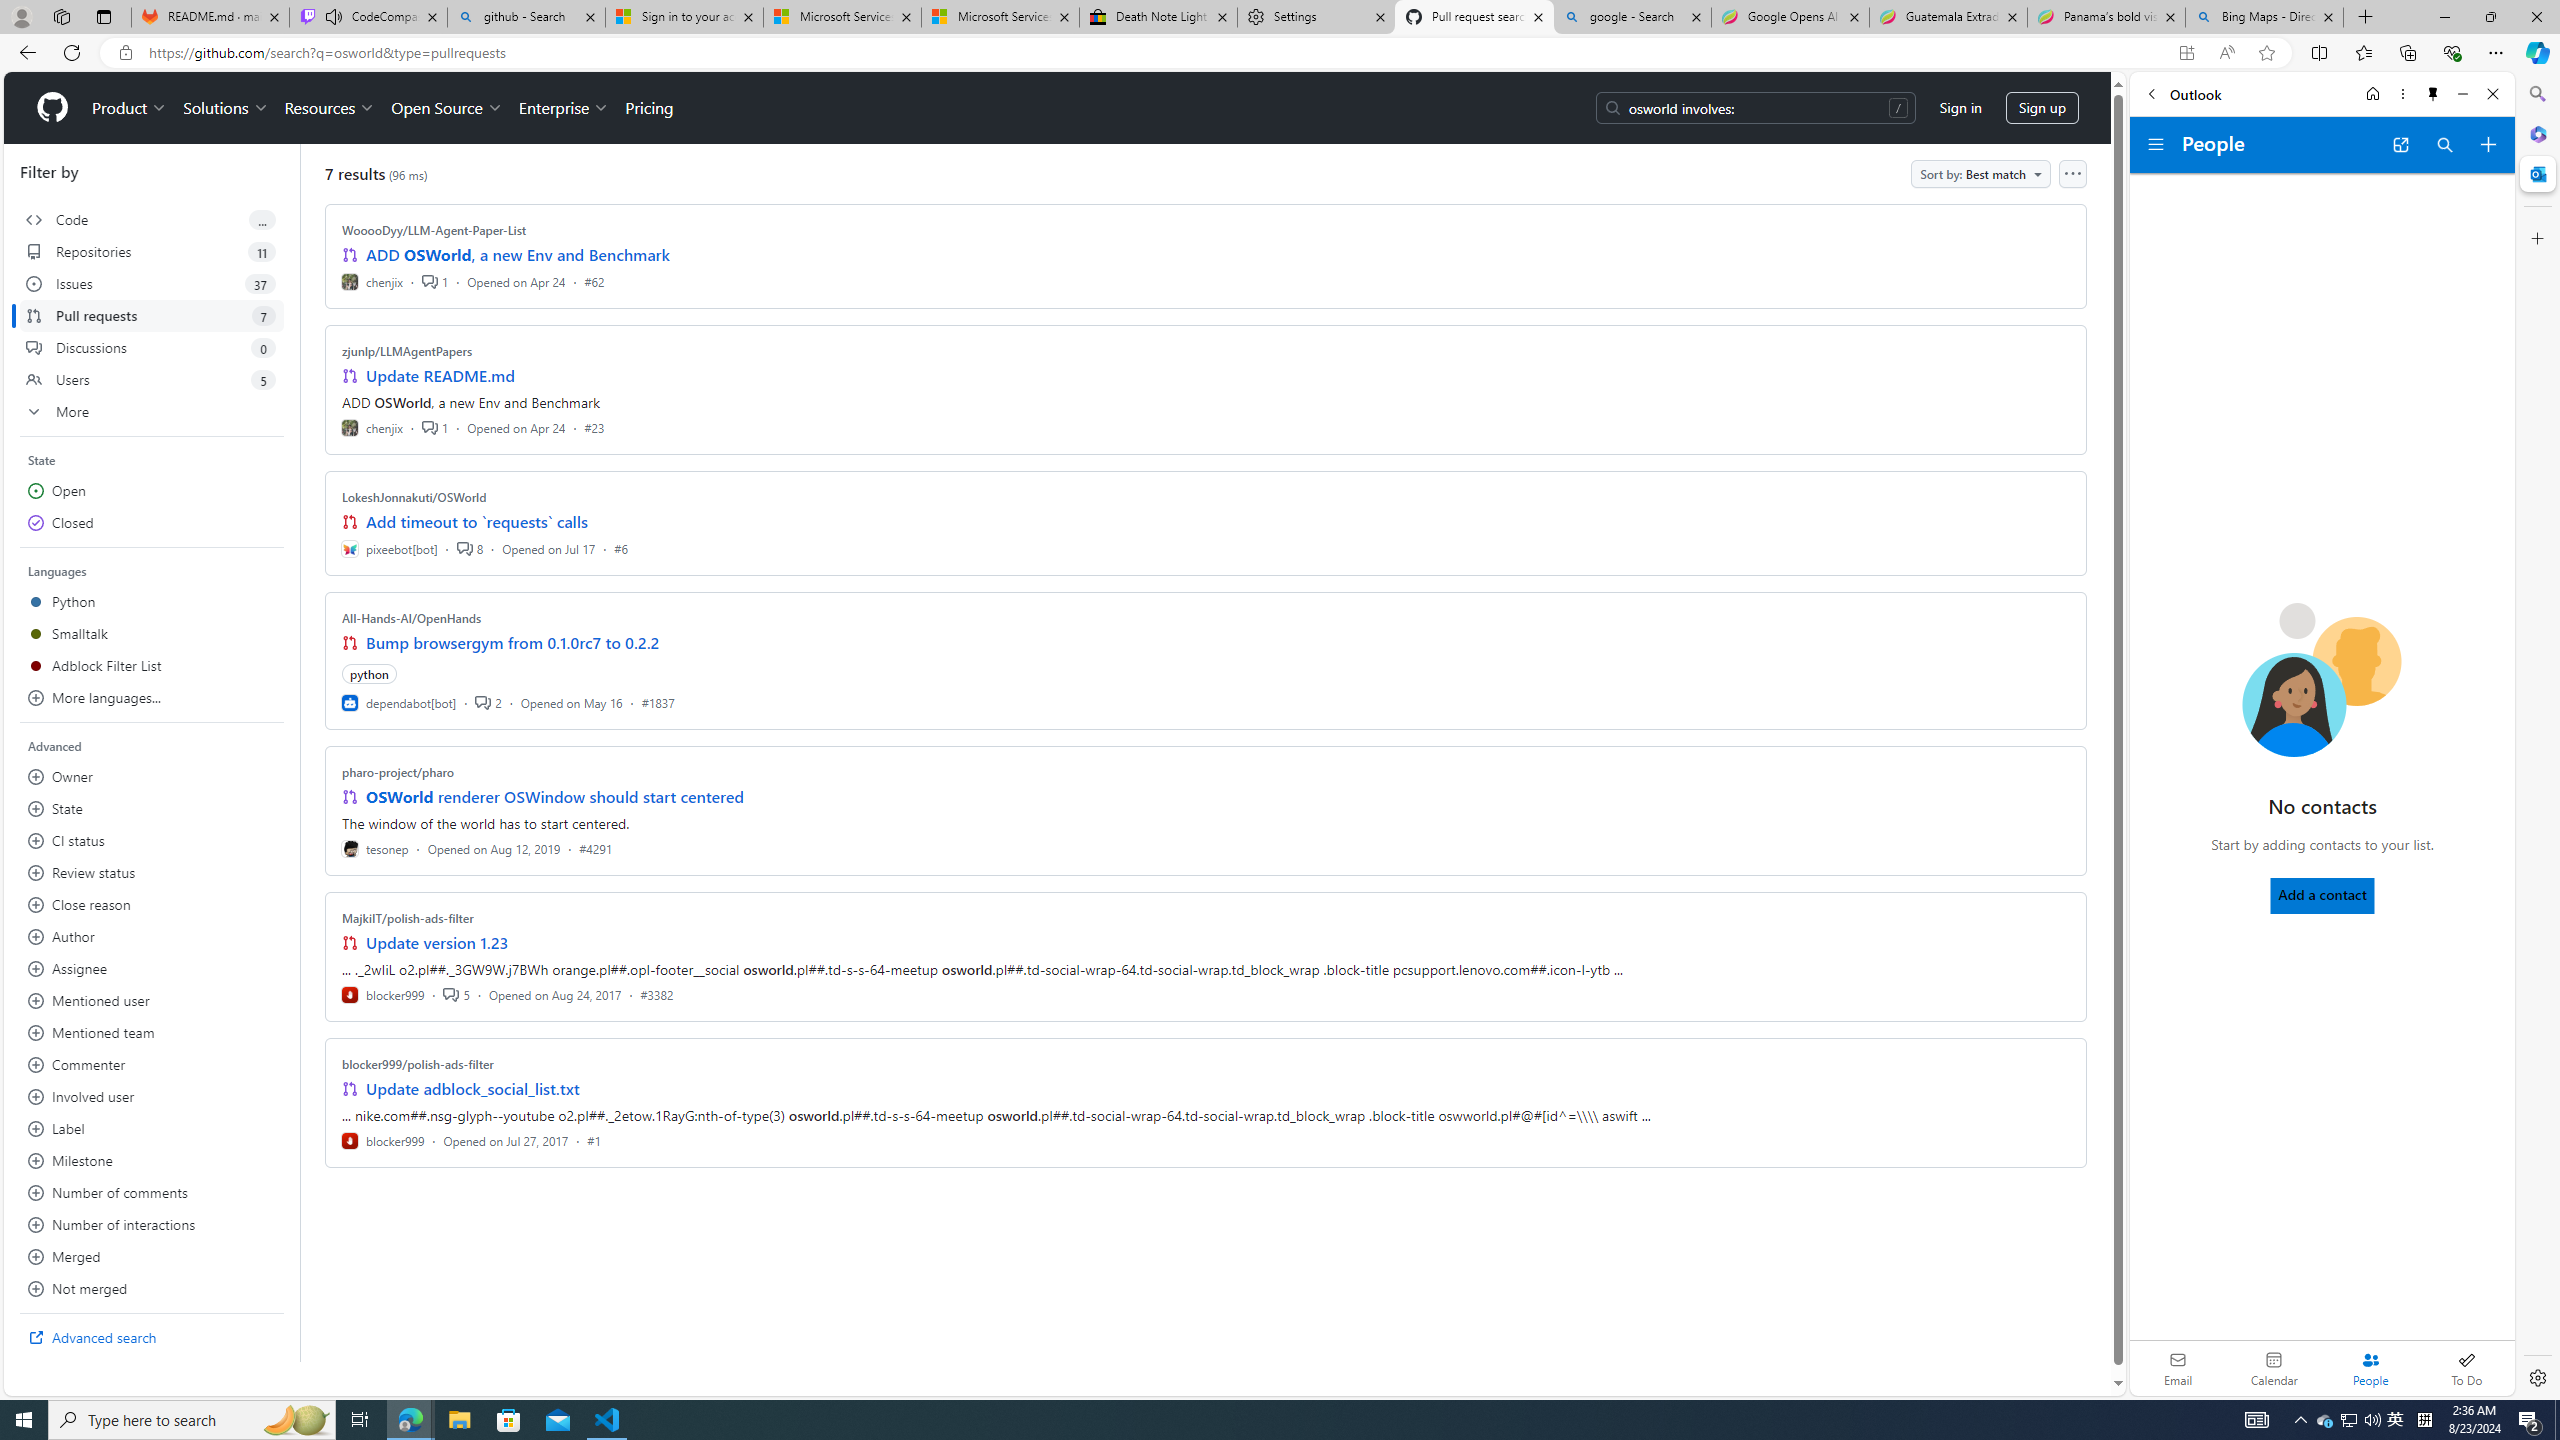  I want to click on 'blocker999', so click(383, 1140).